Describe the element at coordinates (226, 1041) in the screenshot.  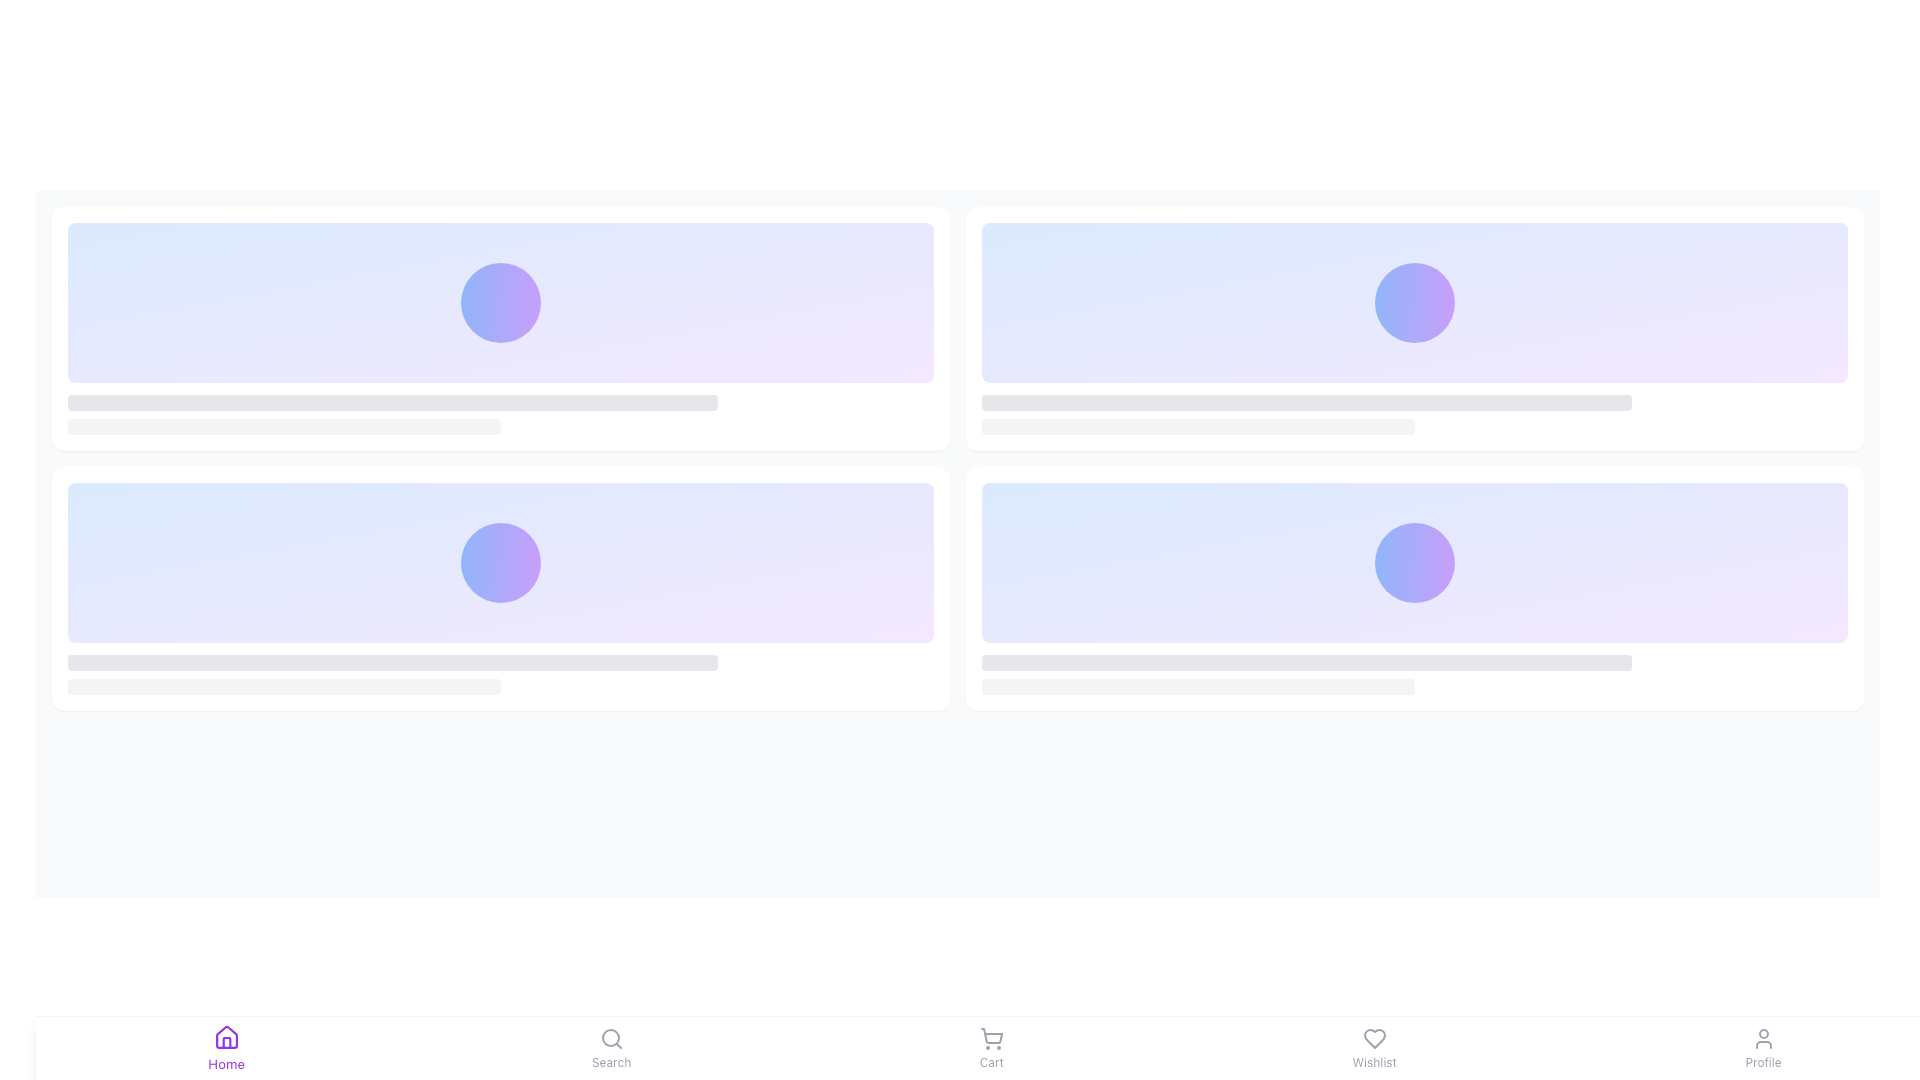
I see `the Icon component representing a house with a door, located in the bottom left corner of the application's footer` at that location.